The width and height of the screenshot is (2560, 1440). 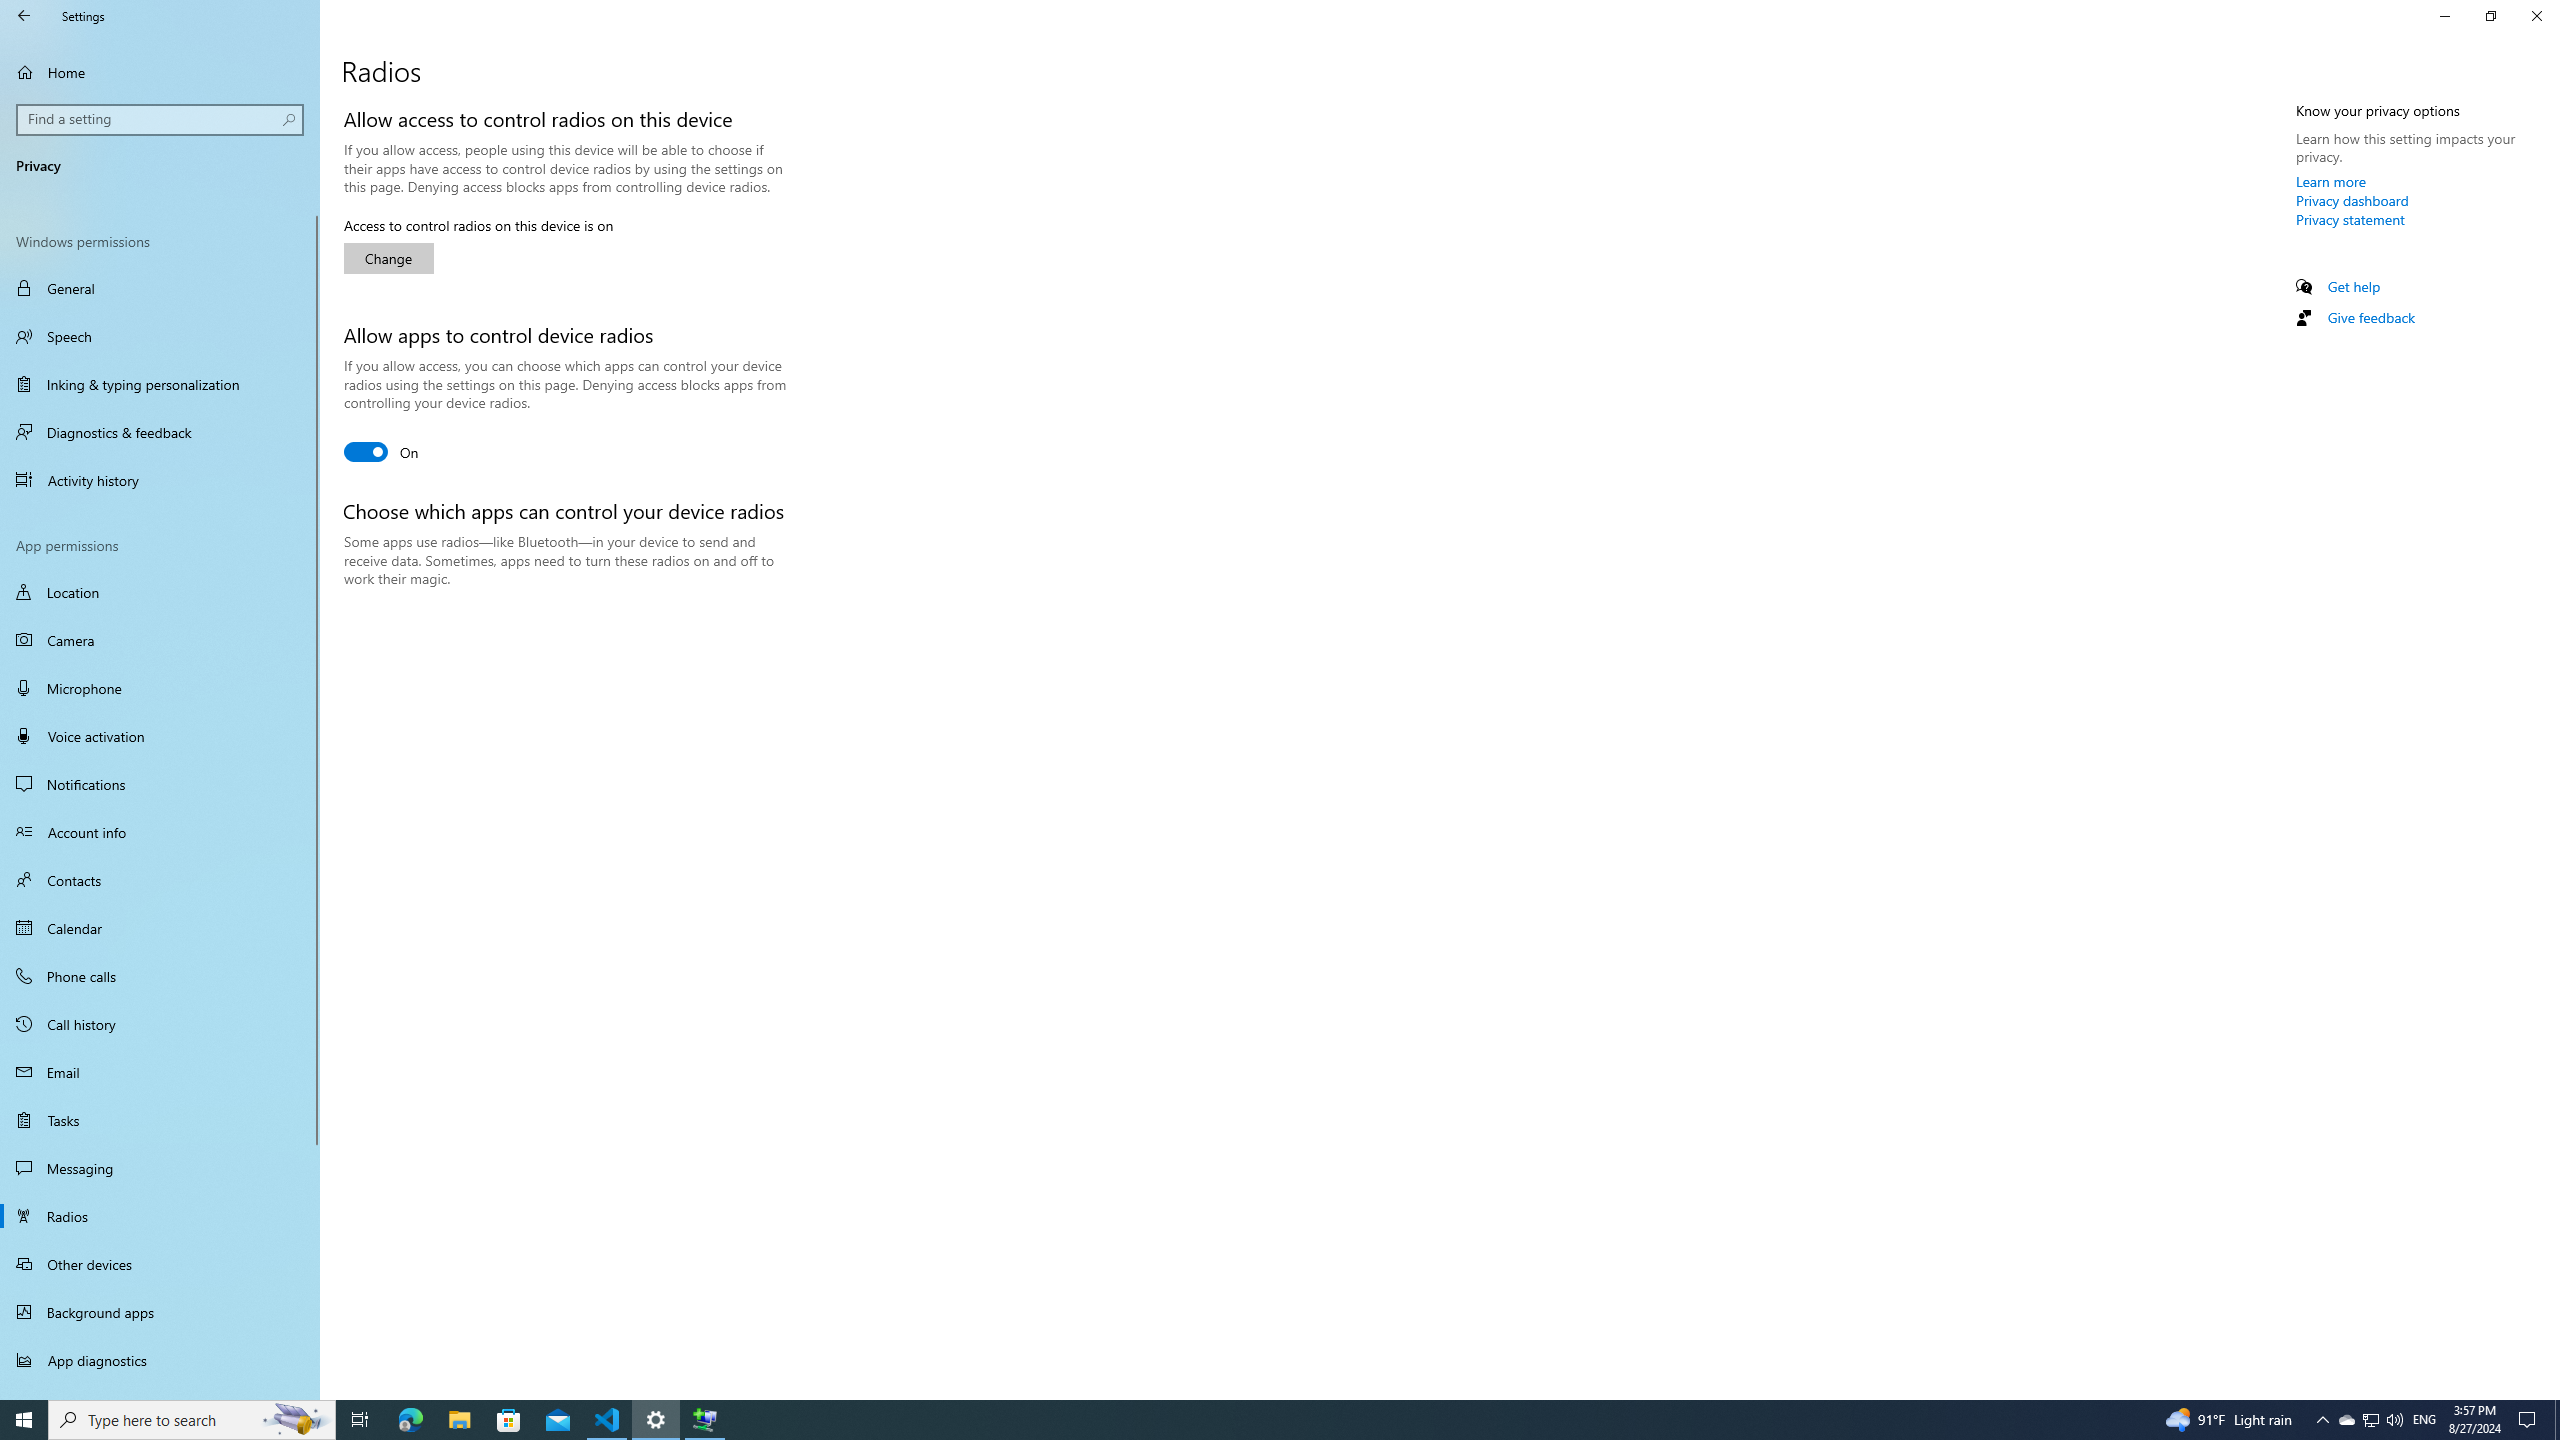 I want to click on 'User Promoted Notification Area', so click(x=2369, y=1418).